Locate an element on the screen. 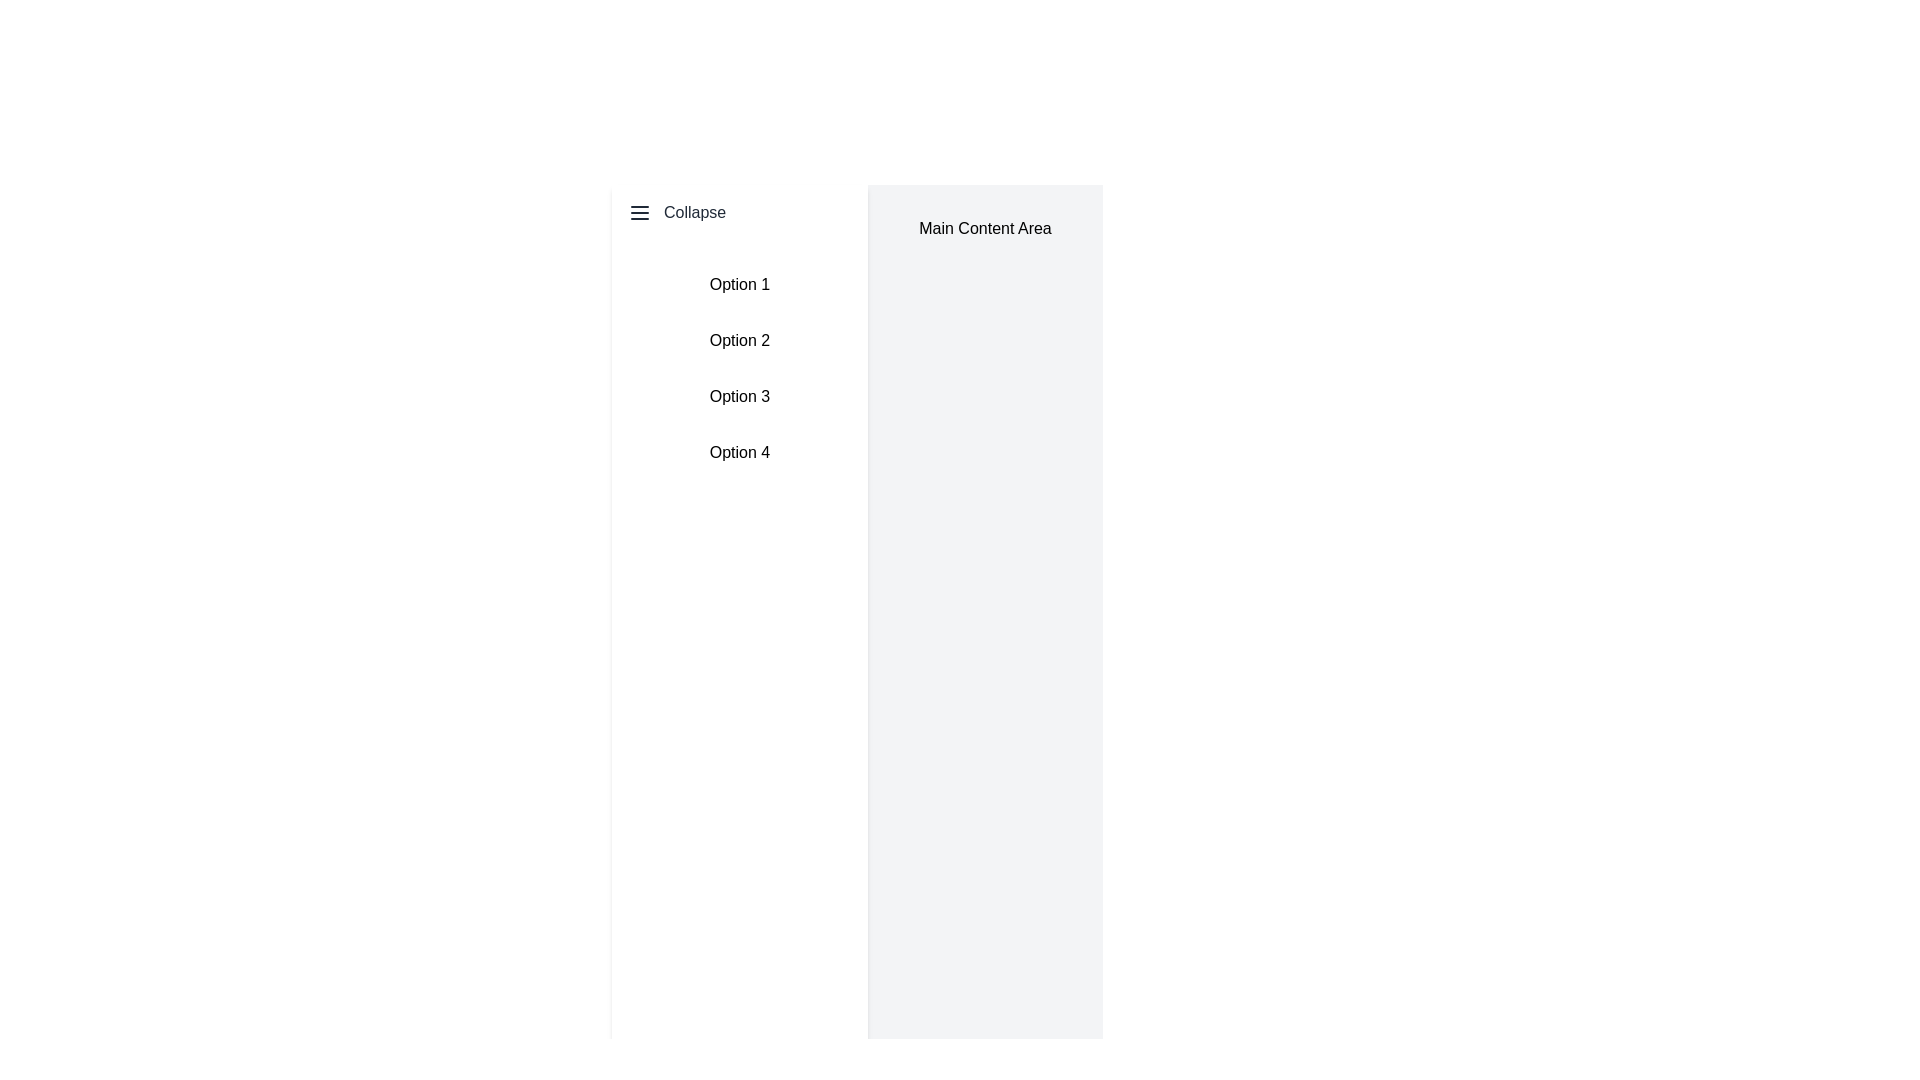 This screenshot has width=1920, height=1080. the sidebar toggle button located at the top of the left sidebar is located at coordinates (676, 212).